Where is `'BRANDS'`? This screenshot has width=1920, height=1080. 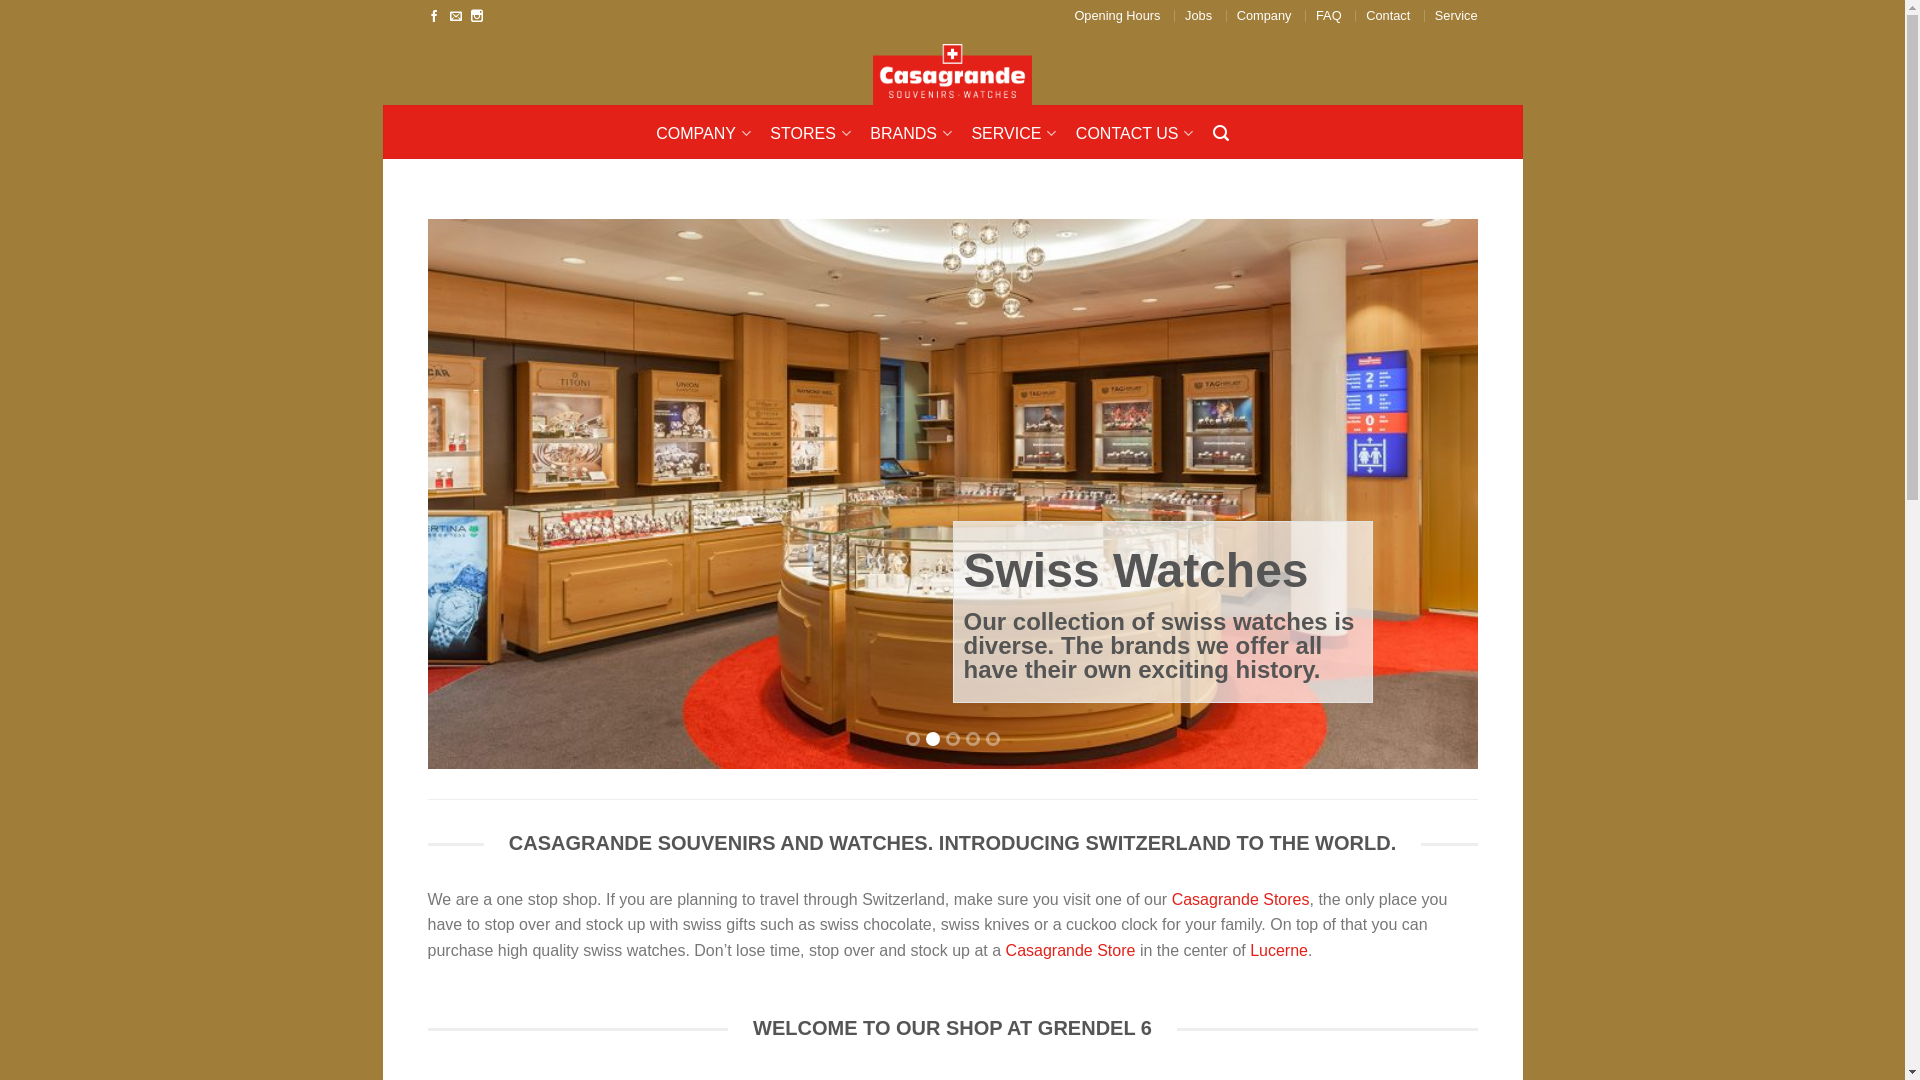
'BRANDS' is located at coordinates (917, 133).